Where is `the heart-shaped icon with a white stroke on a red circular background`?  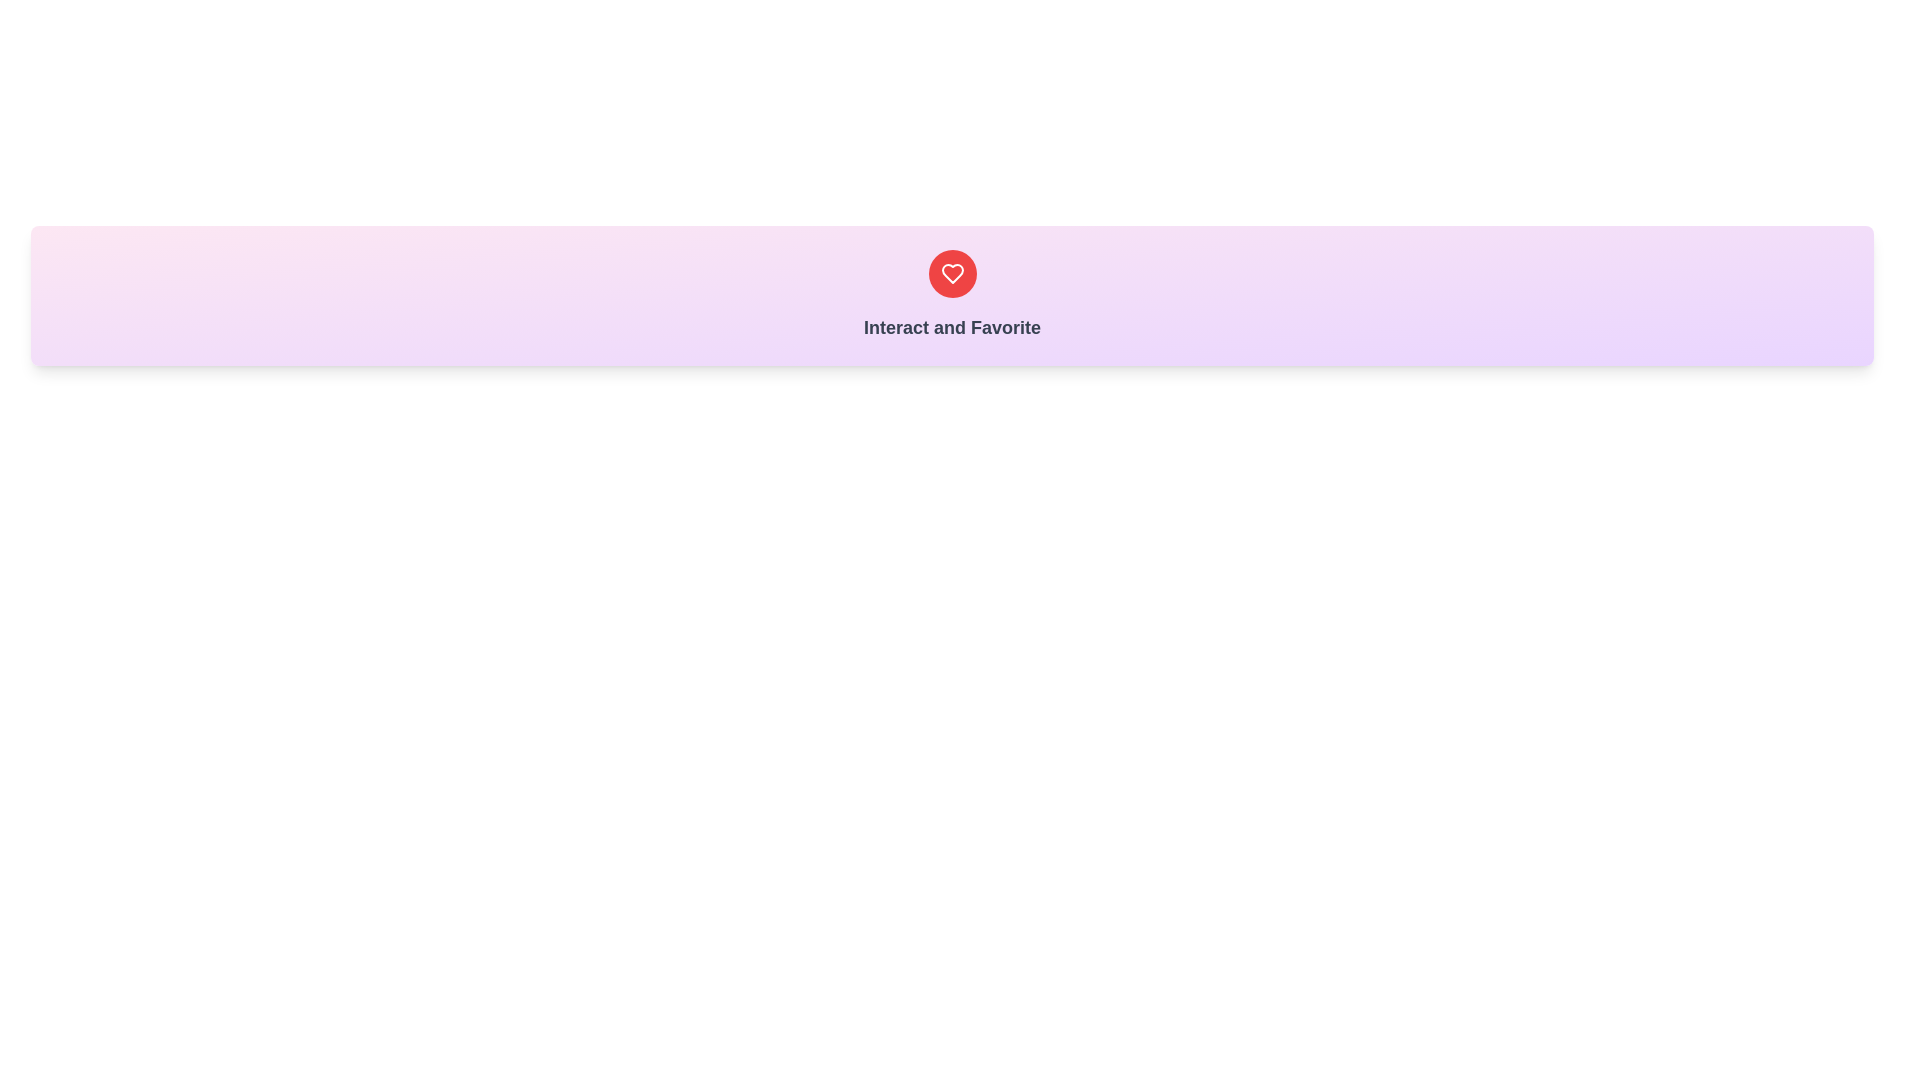 the heart-shaped icon with a white stroke on a red circular background is located at coordinates (951, 273).